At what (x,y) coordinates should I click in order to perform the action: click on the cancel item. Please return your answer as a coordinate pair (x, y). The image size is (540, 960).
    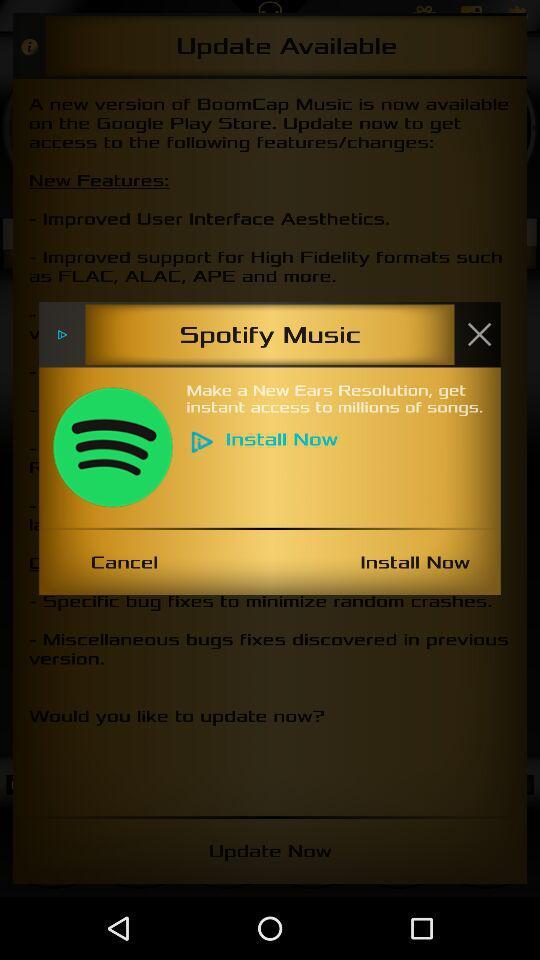
    Looking at the image, I should click on (124, 562).